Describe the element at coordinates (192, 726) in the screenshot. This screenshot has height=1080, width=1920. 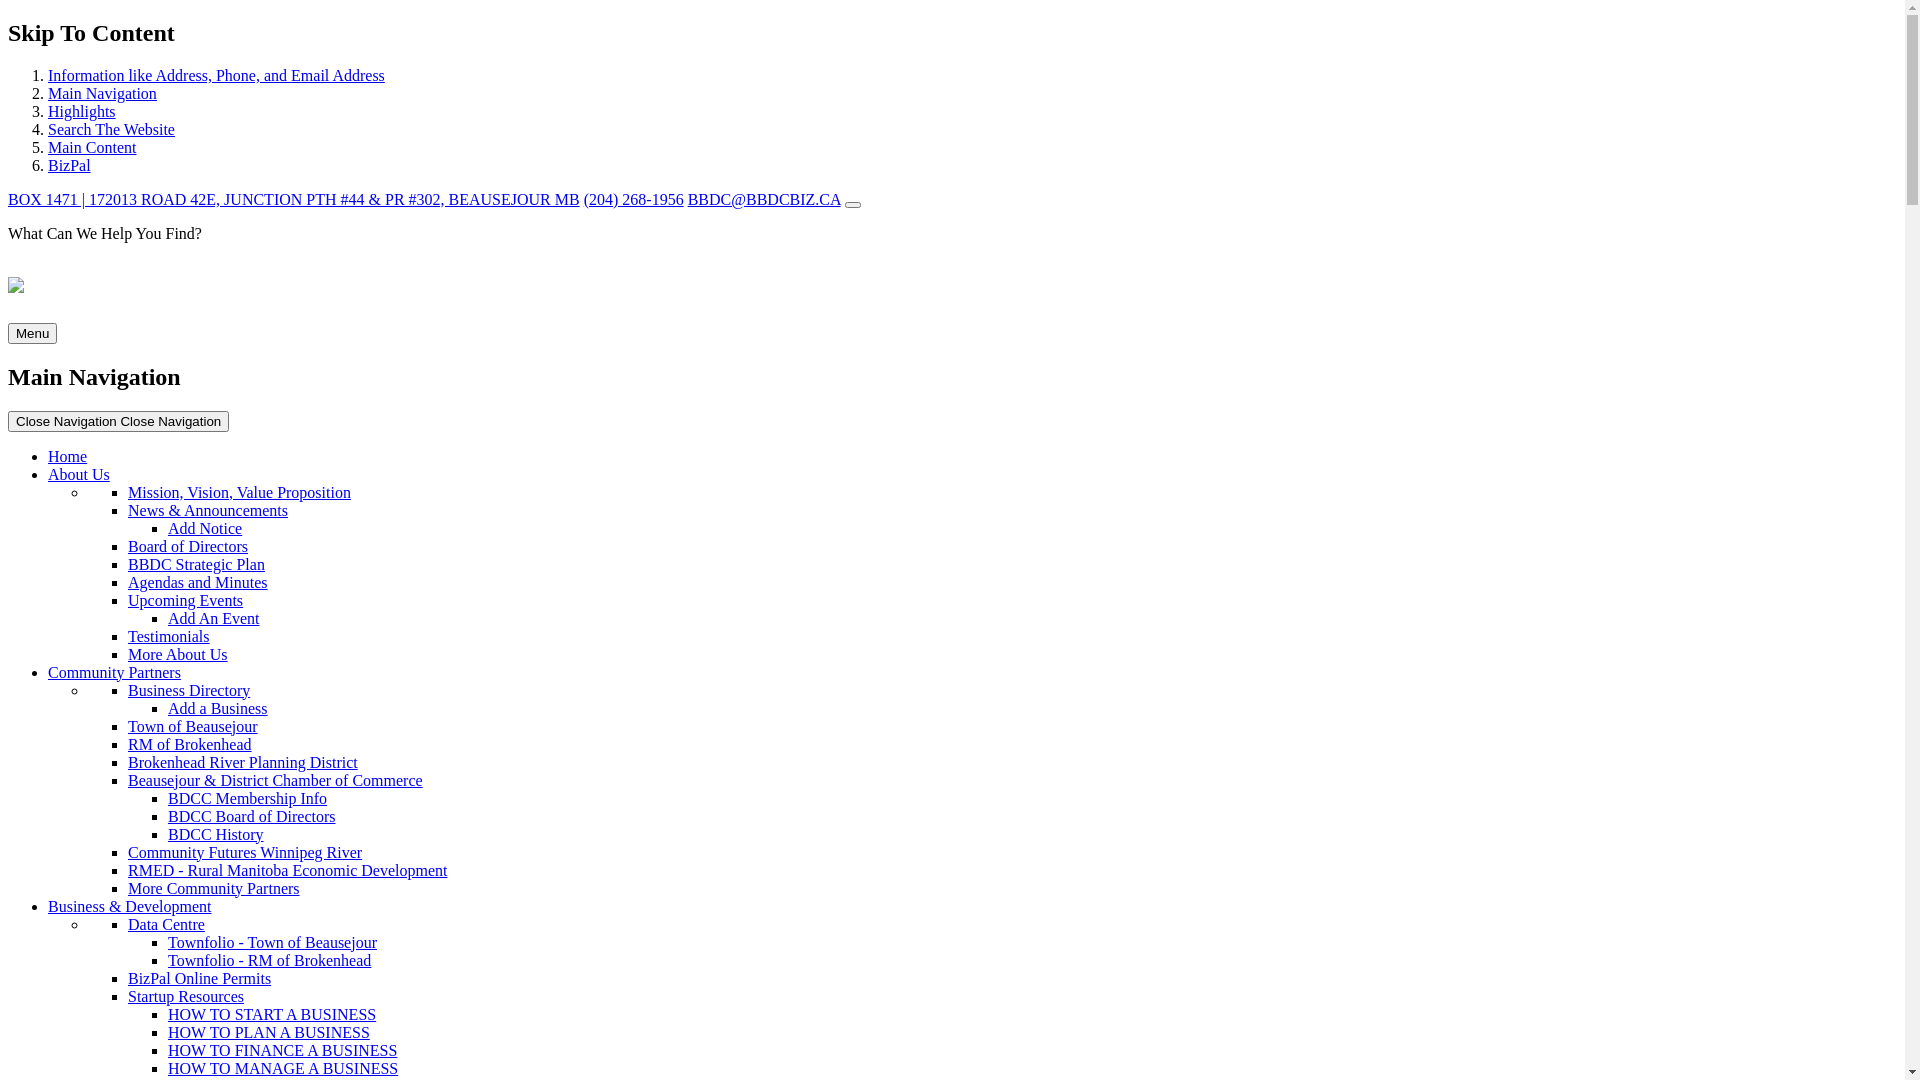
I see `'Town of Beausejour'` at that location.